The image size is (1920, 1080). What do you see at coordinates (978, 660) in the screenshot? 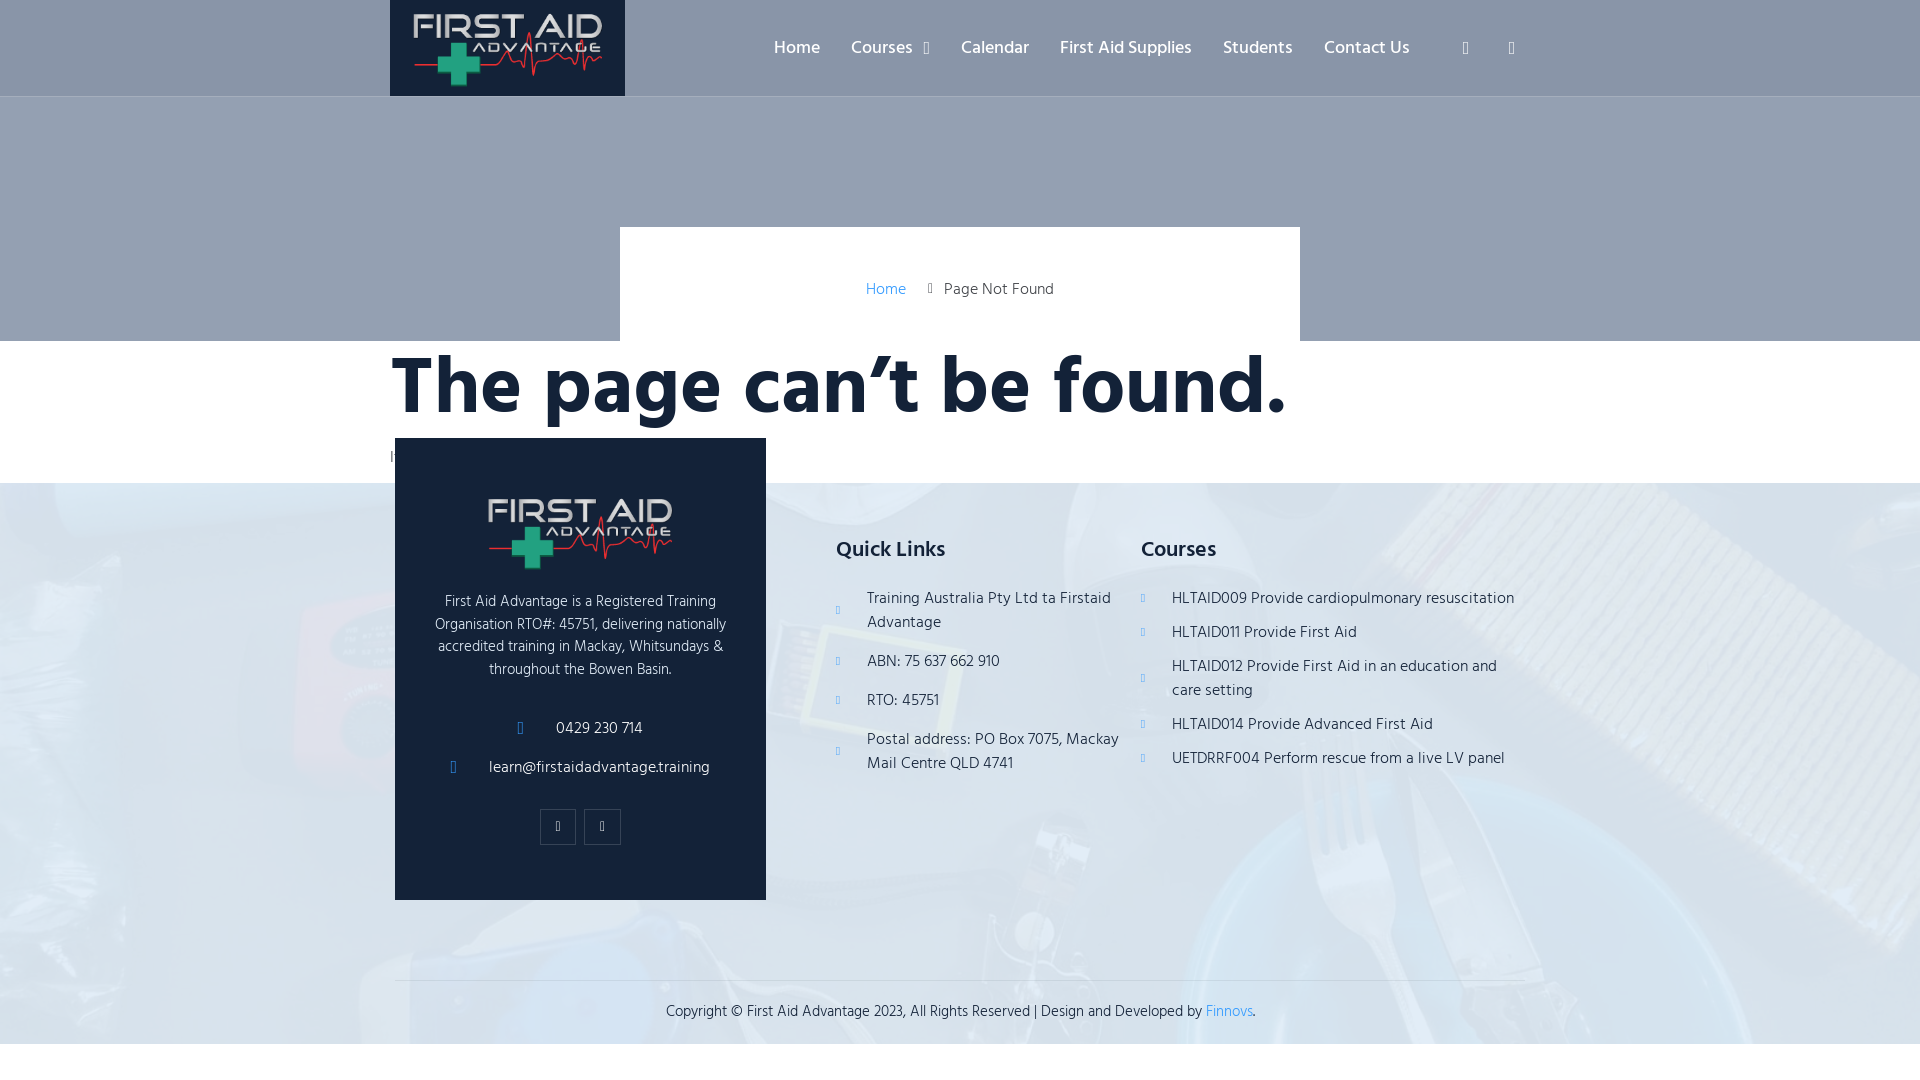
I see `'ABN: 75 637 662 910'` at bounding box center [978, 660].